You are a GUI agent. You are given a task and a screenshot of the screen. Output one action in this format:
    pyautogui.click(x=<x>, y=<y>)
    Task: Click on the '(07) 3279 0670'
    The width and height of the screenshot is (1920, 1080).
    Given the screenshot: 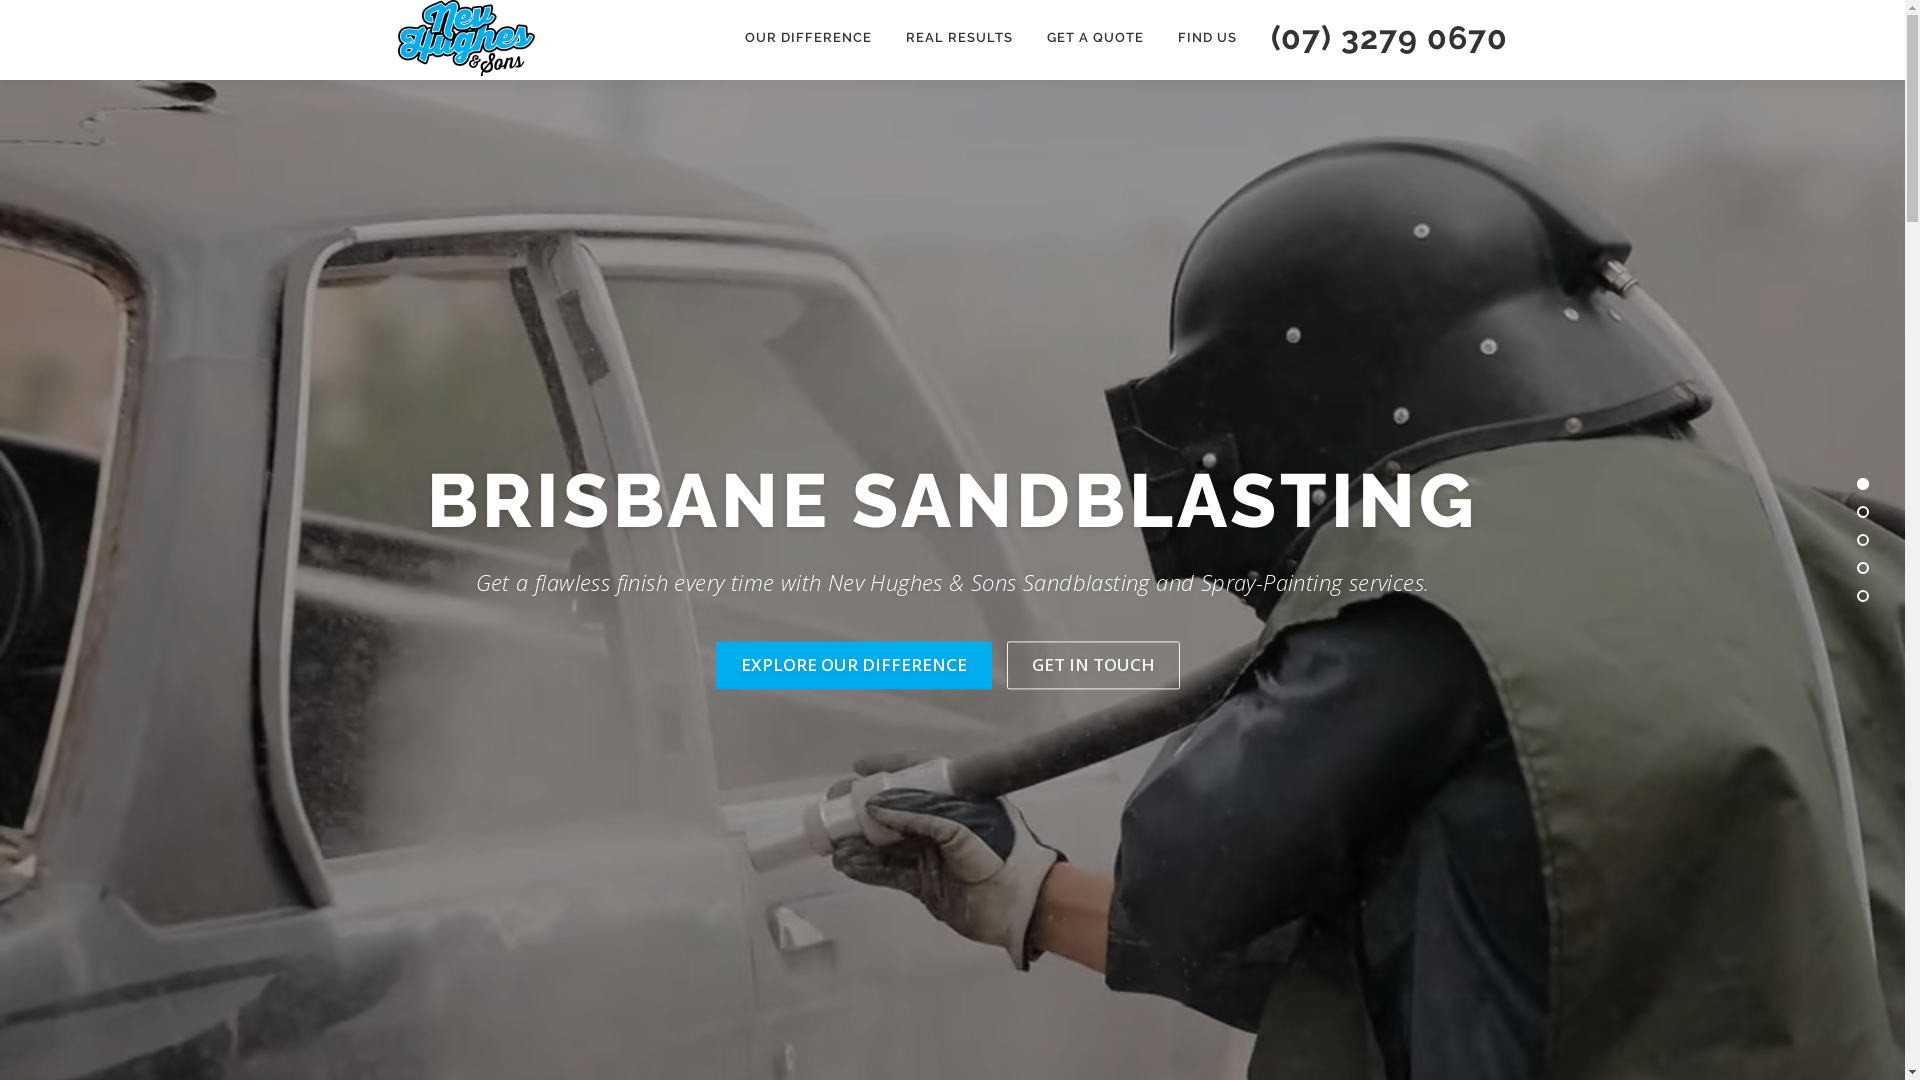 What is the action you would take?
    pyautogui.click(x=1380, y=37)
    